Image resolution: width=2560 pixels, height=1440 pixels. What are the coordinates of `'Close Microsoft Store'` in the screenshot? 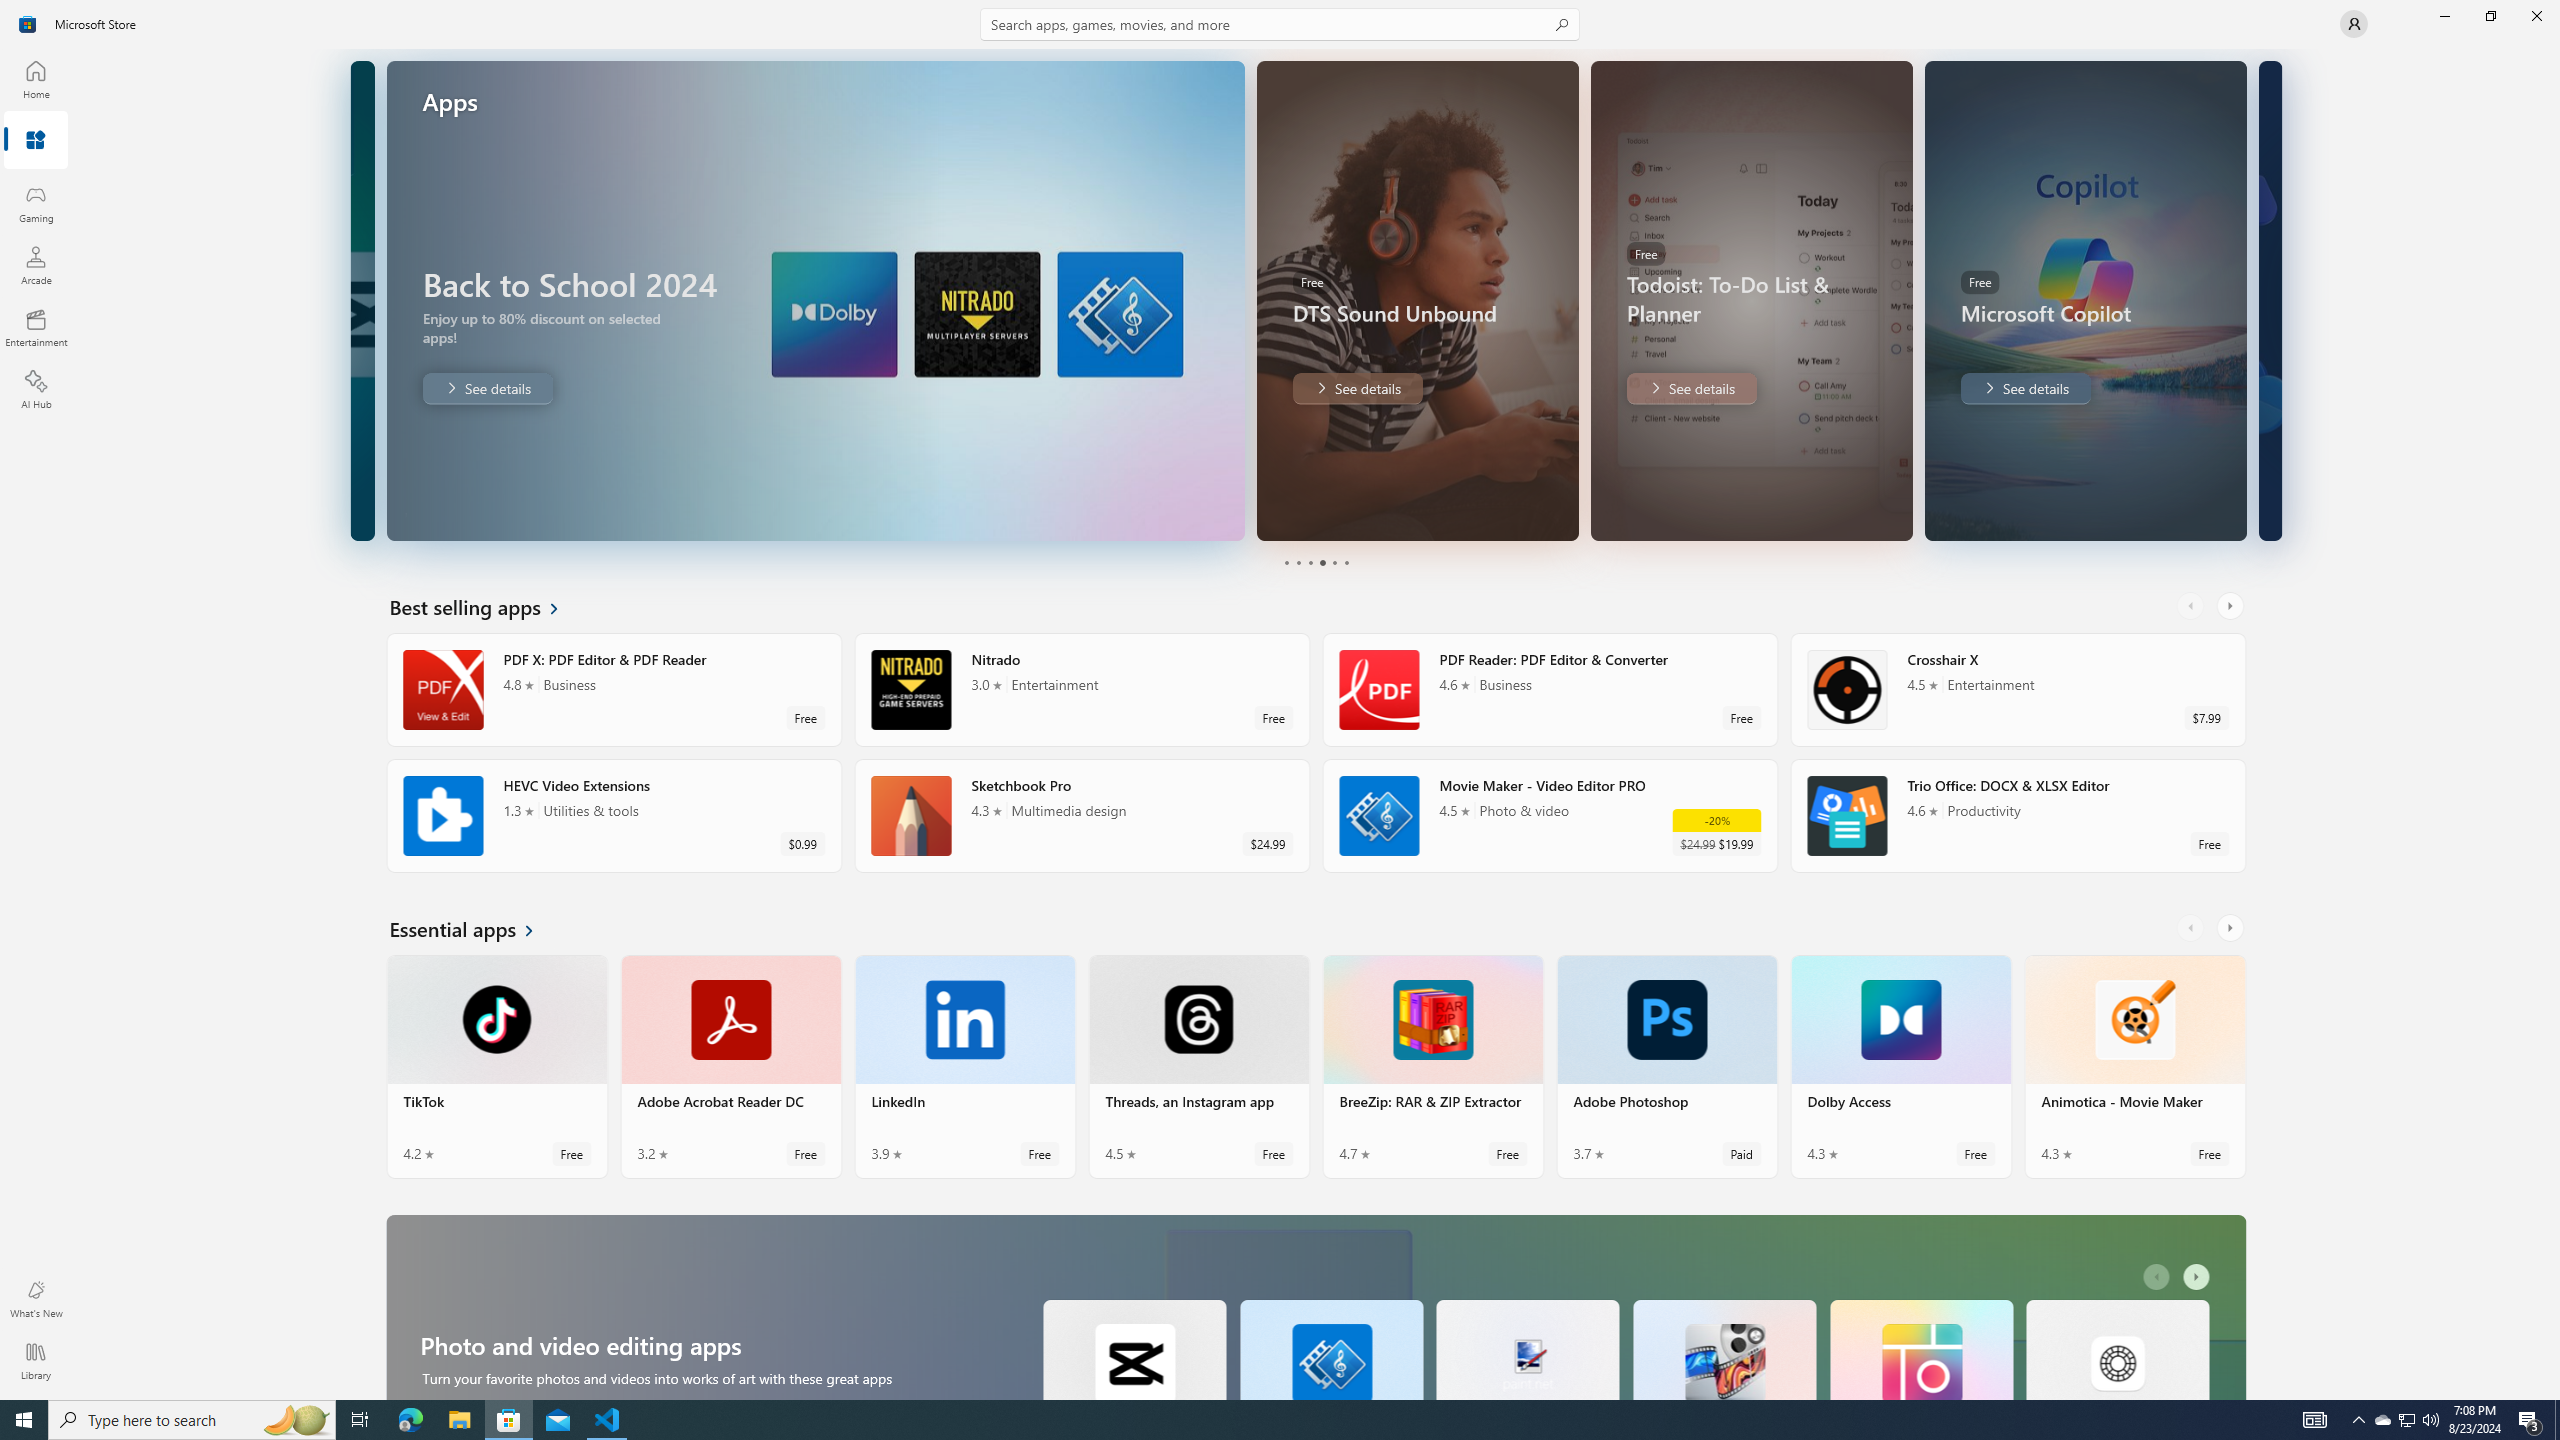 It's located at (2535, 15).